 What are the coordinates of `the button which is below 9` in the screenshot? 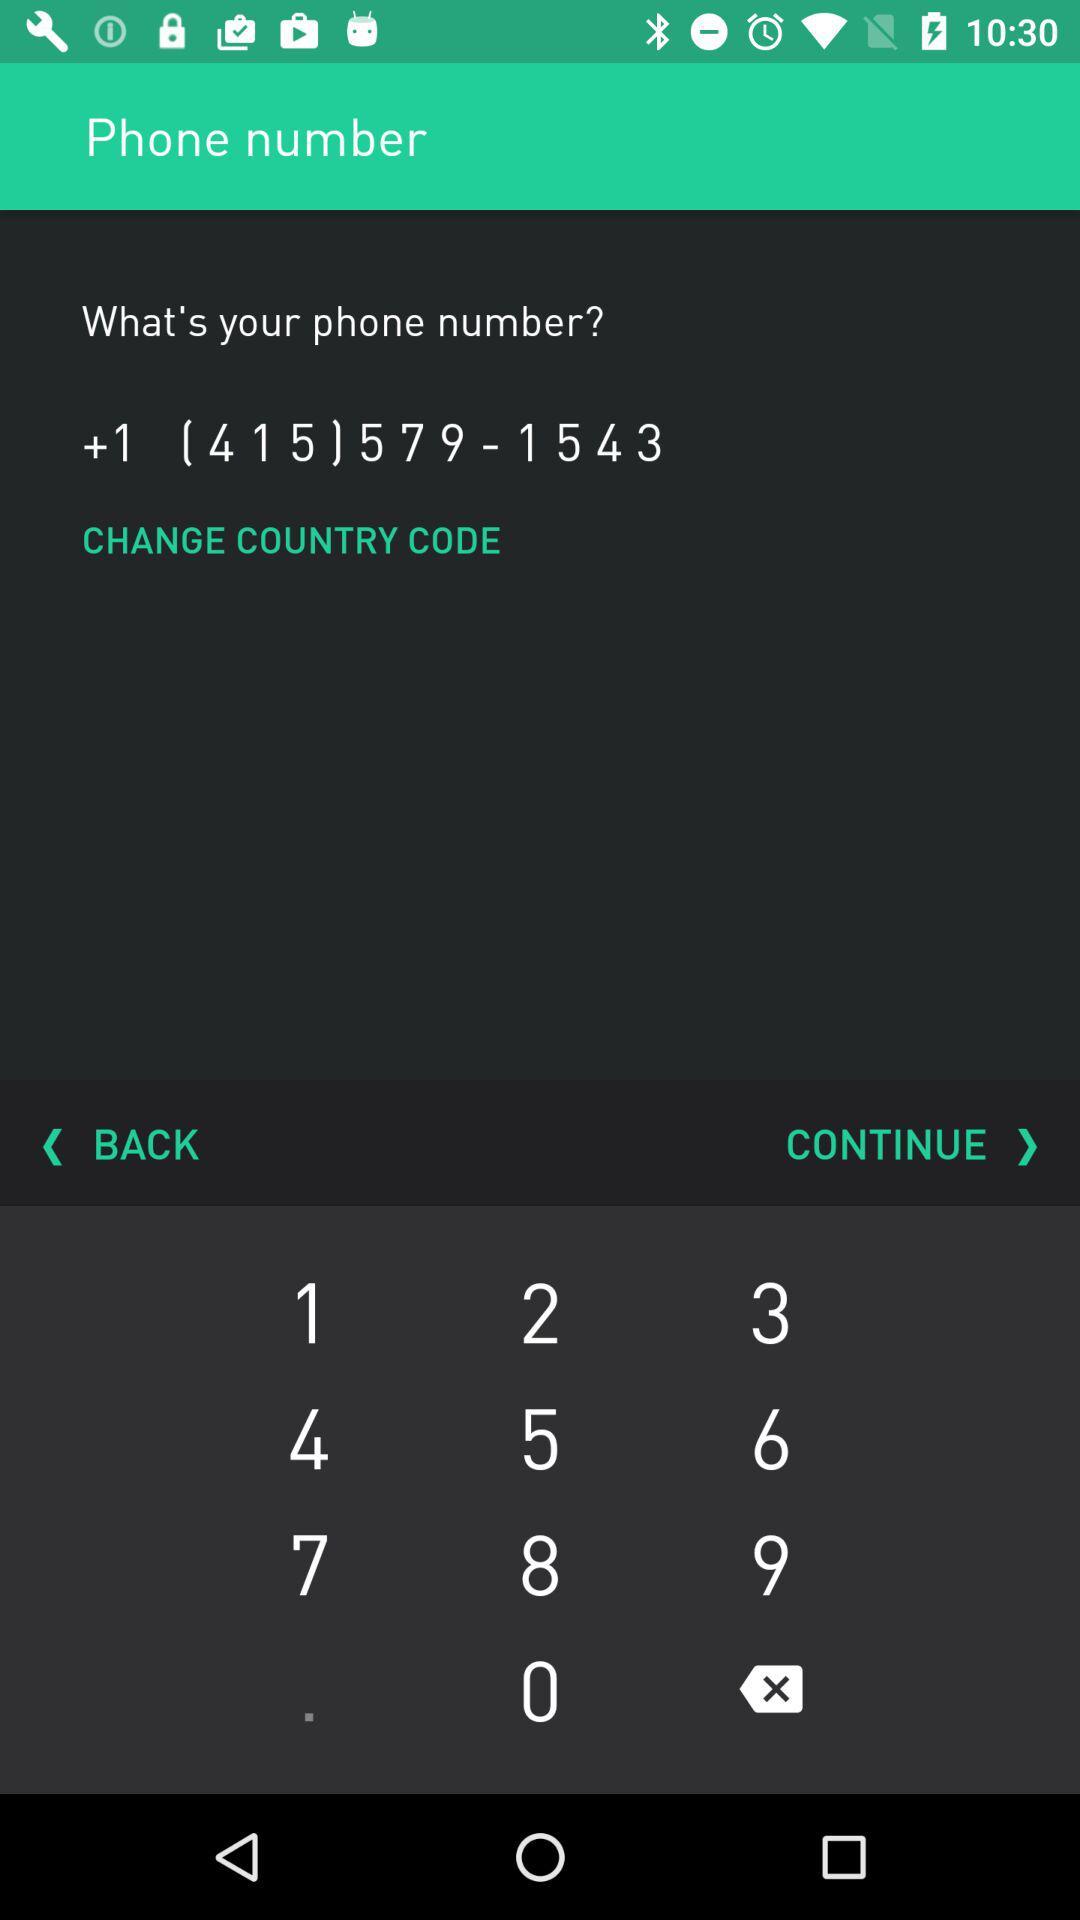 It's located at (770, 1688).